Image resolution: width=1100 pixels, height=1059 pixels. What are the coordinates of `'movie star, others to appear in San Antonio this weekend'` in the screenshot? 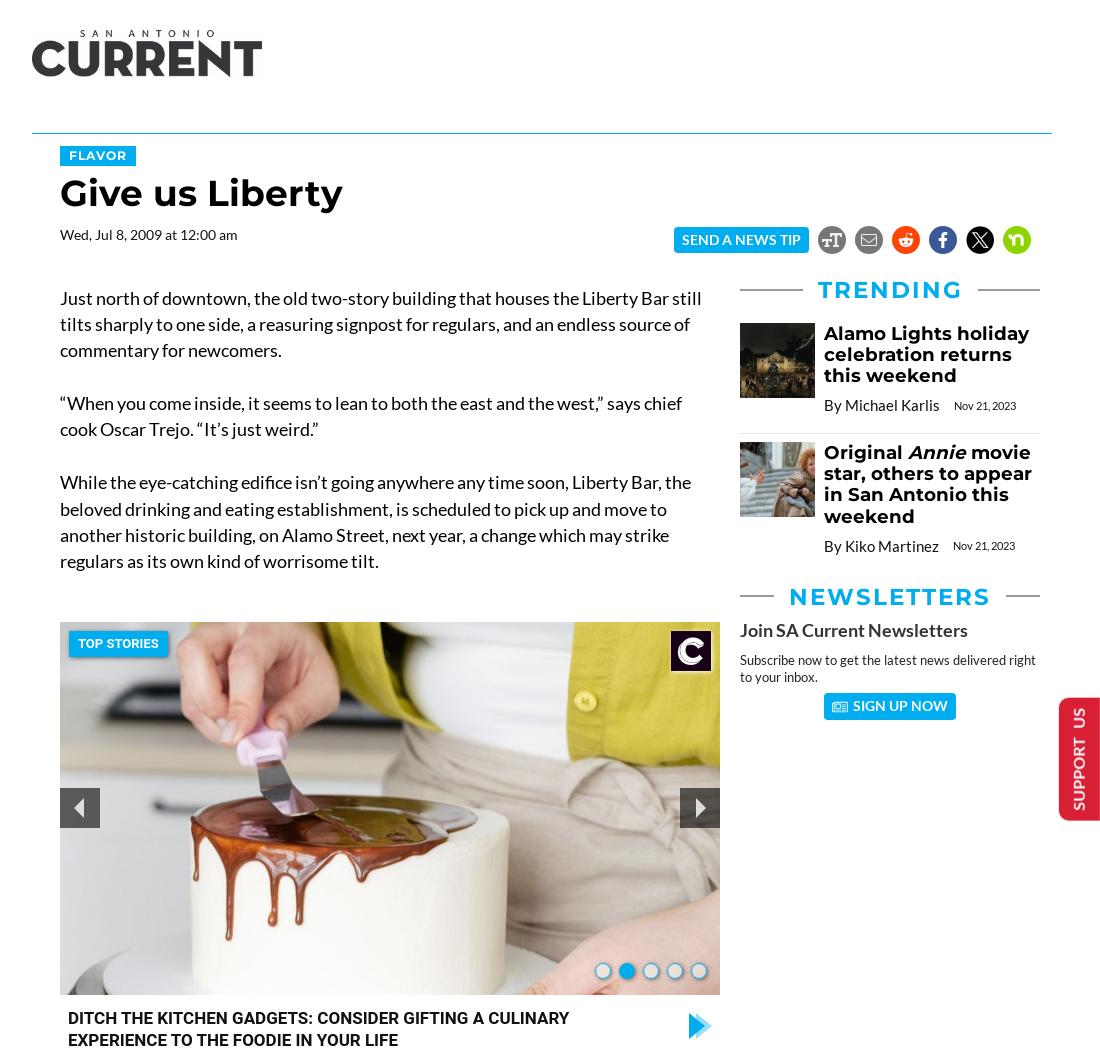 It's located at (927, 483).